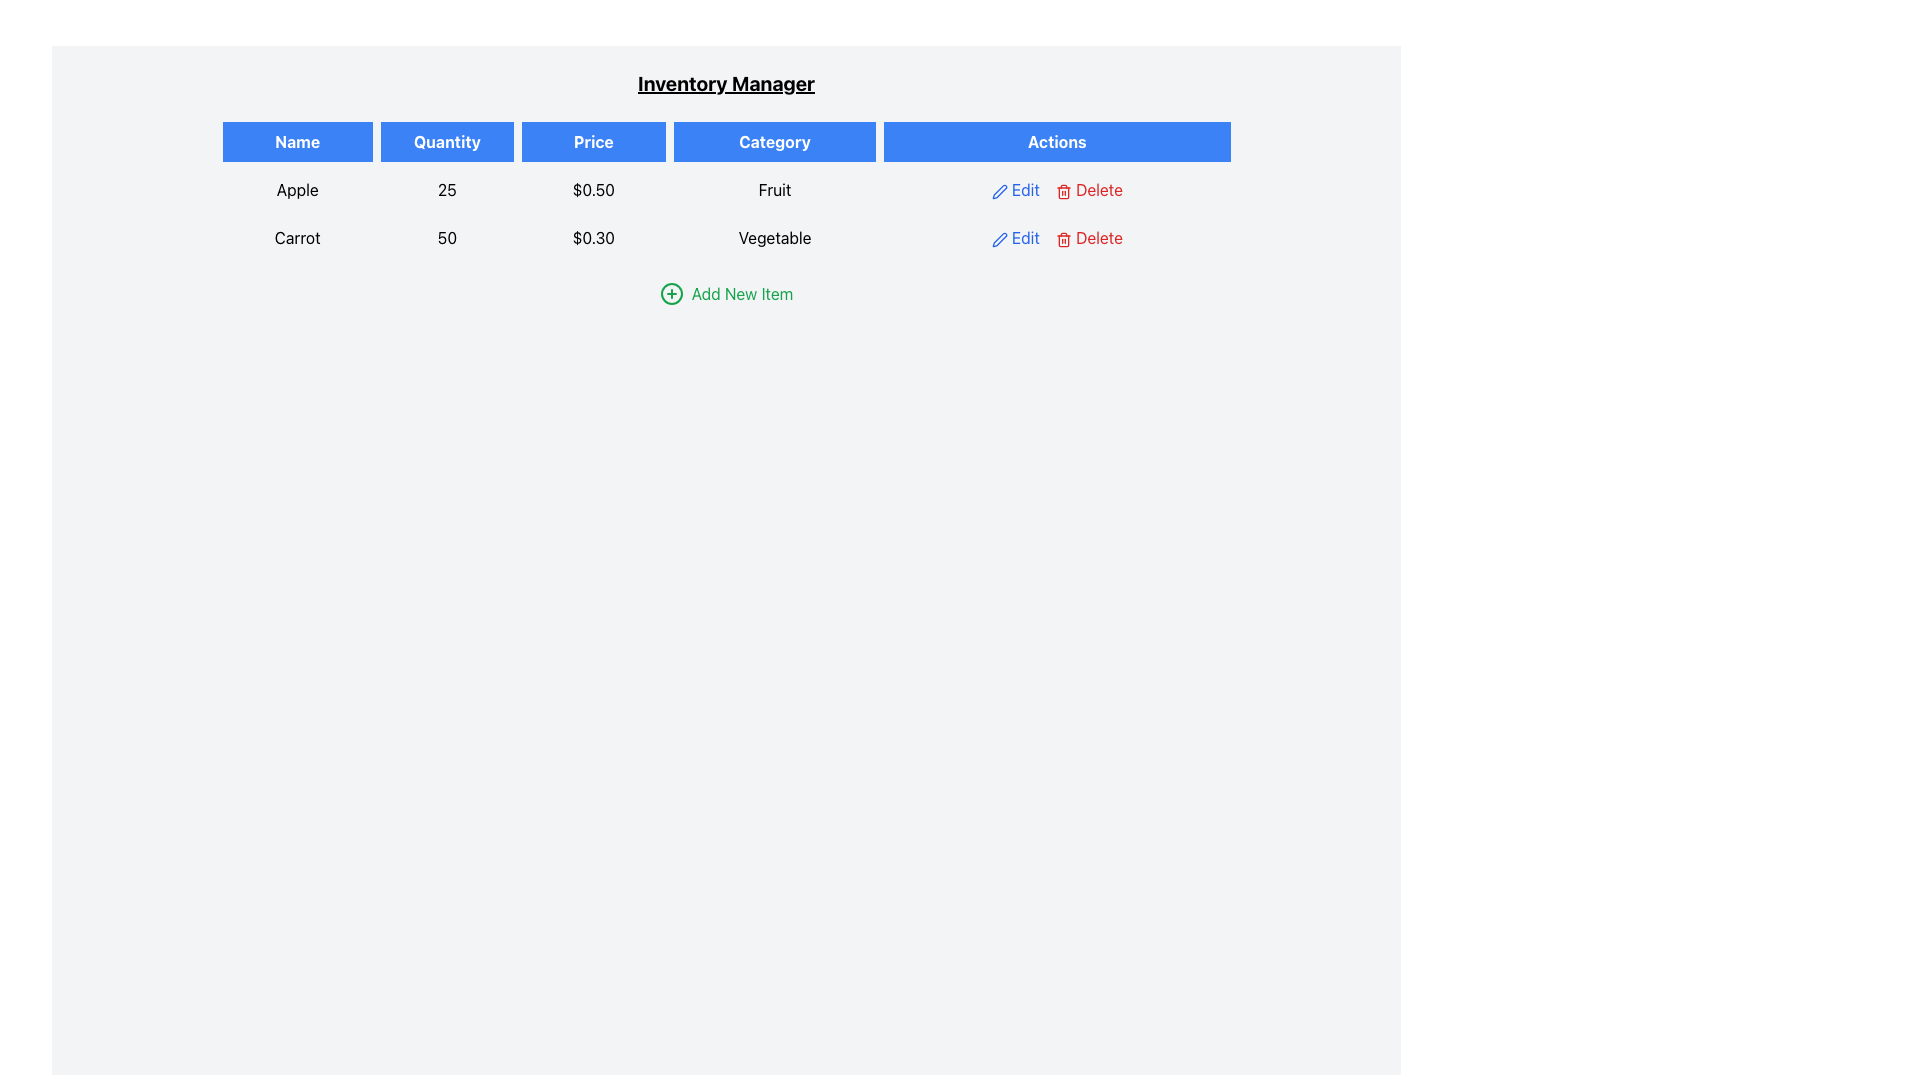  I want to click on the edit link with associated icon located in the 'Actions' column of the topmost row in the table, so click(1015, 189).